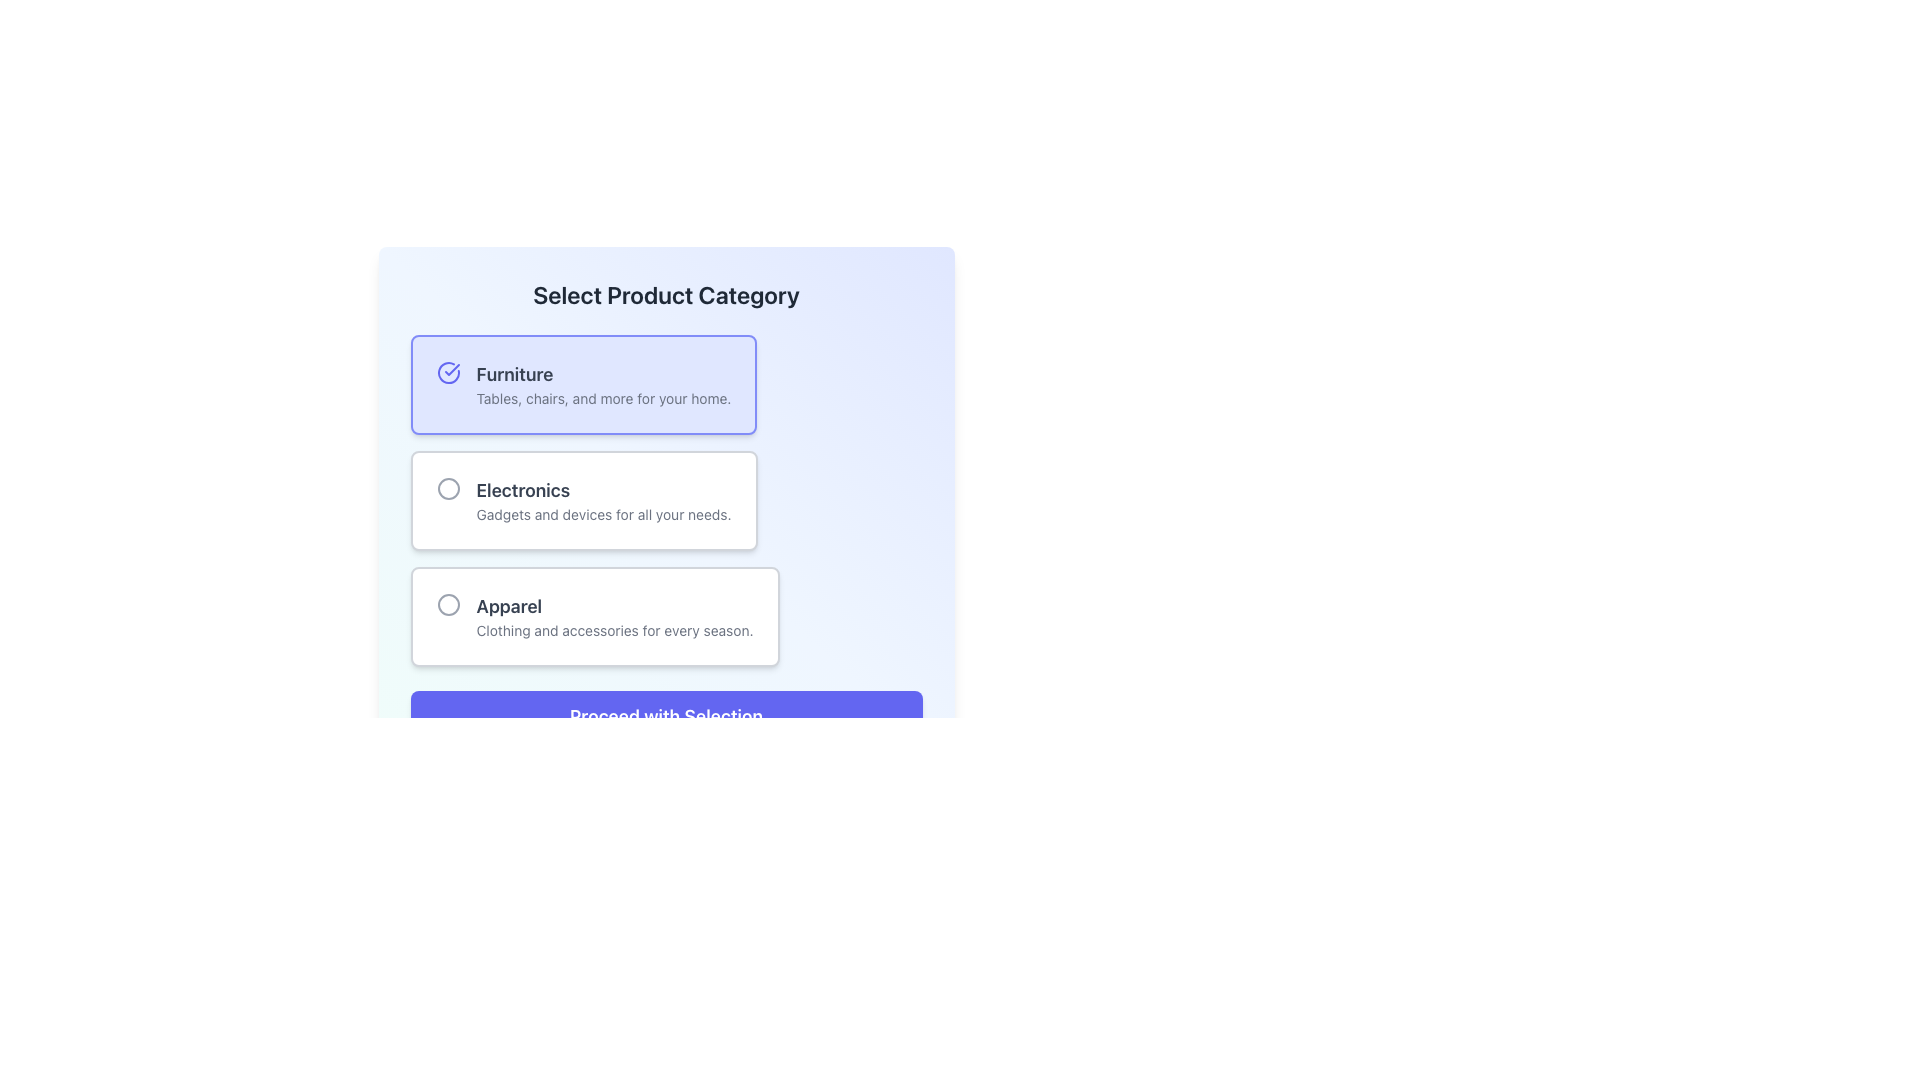 The height and width of the screenshot is (1080, 1920). What do you see at coordinates (603, 500) in the screenshot?
I see `the 'Electronics' category label, which is a selectable item in a list of product categories located between 'Furniture' and 'Apparel'` at bounding box center [603, 500].